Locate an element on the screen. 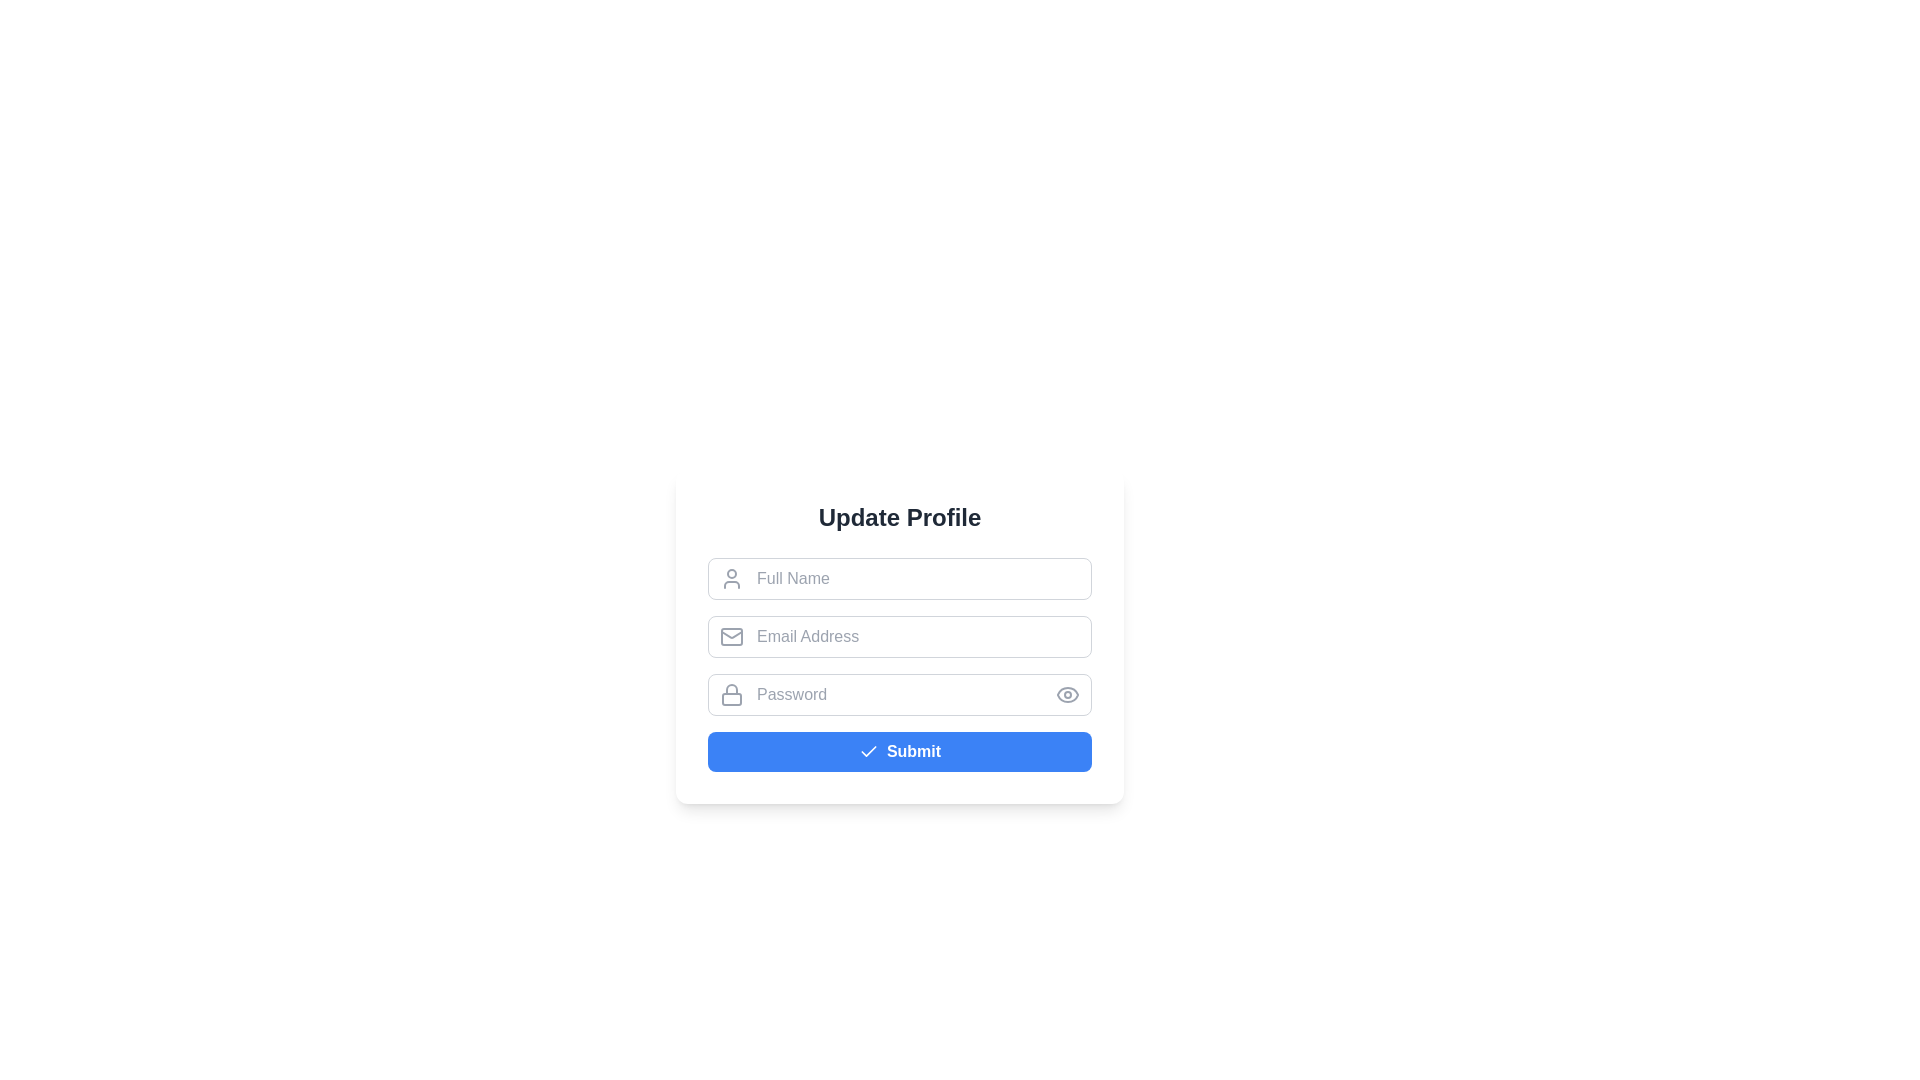  the 'Submit' button with a blue background and white text is located at coordinates (899, 752).